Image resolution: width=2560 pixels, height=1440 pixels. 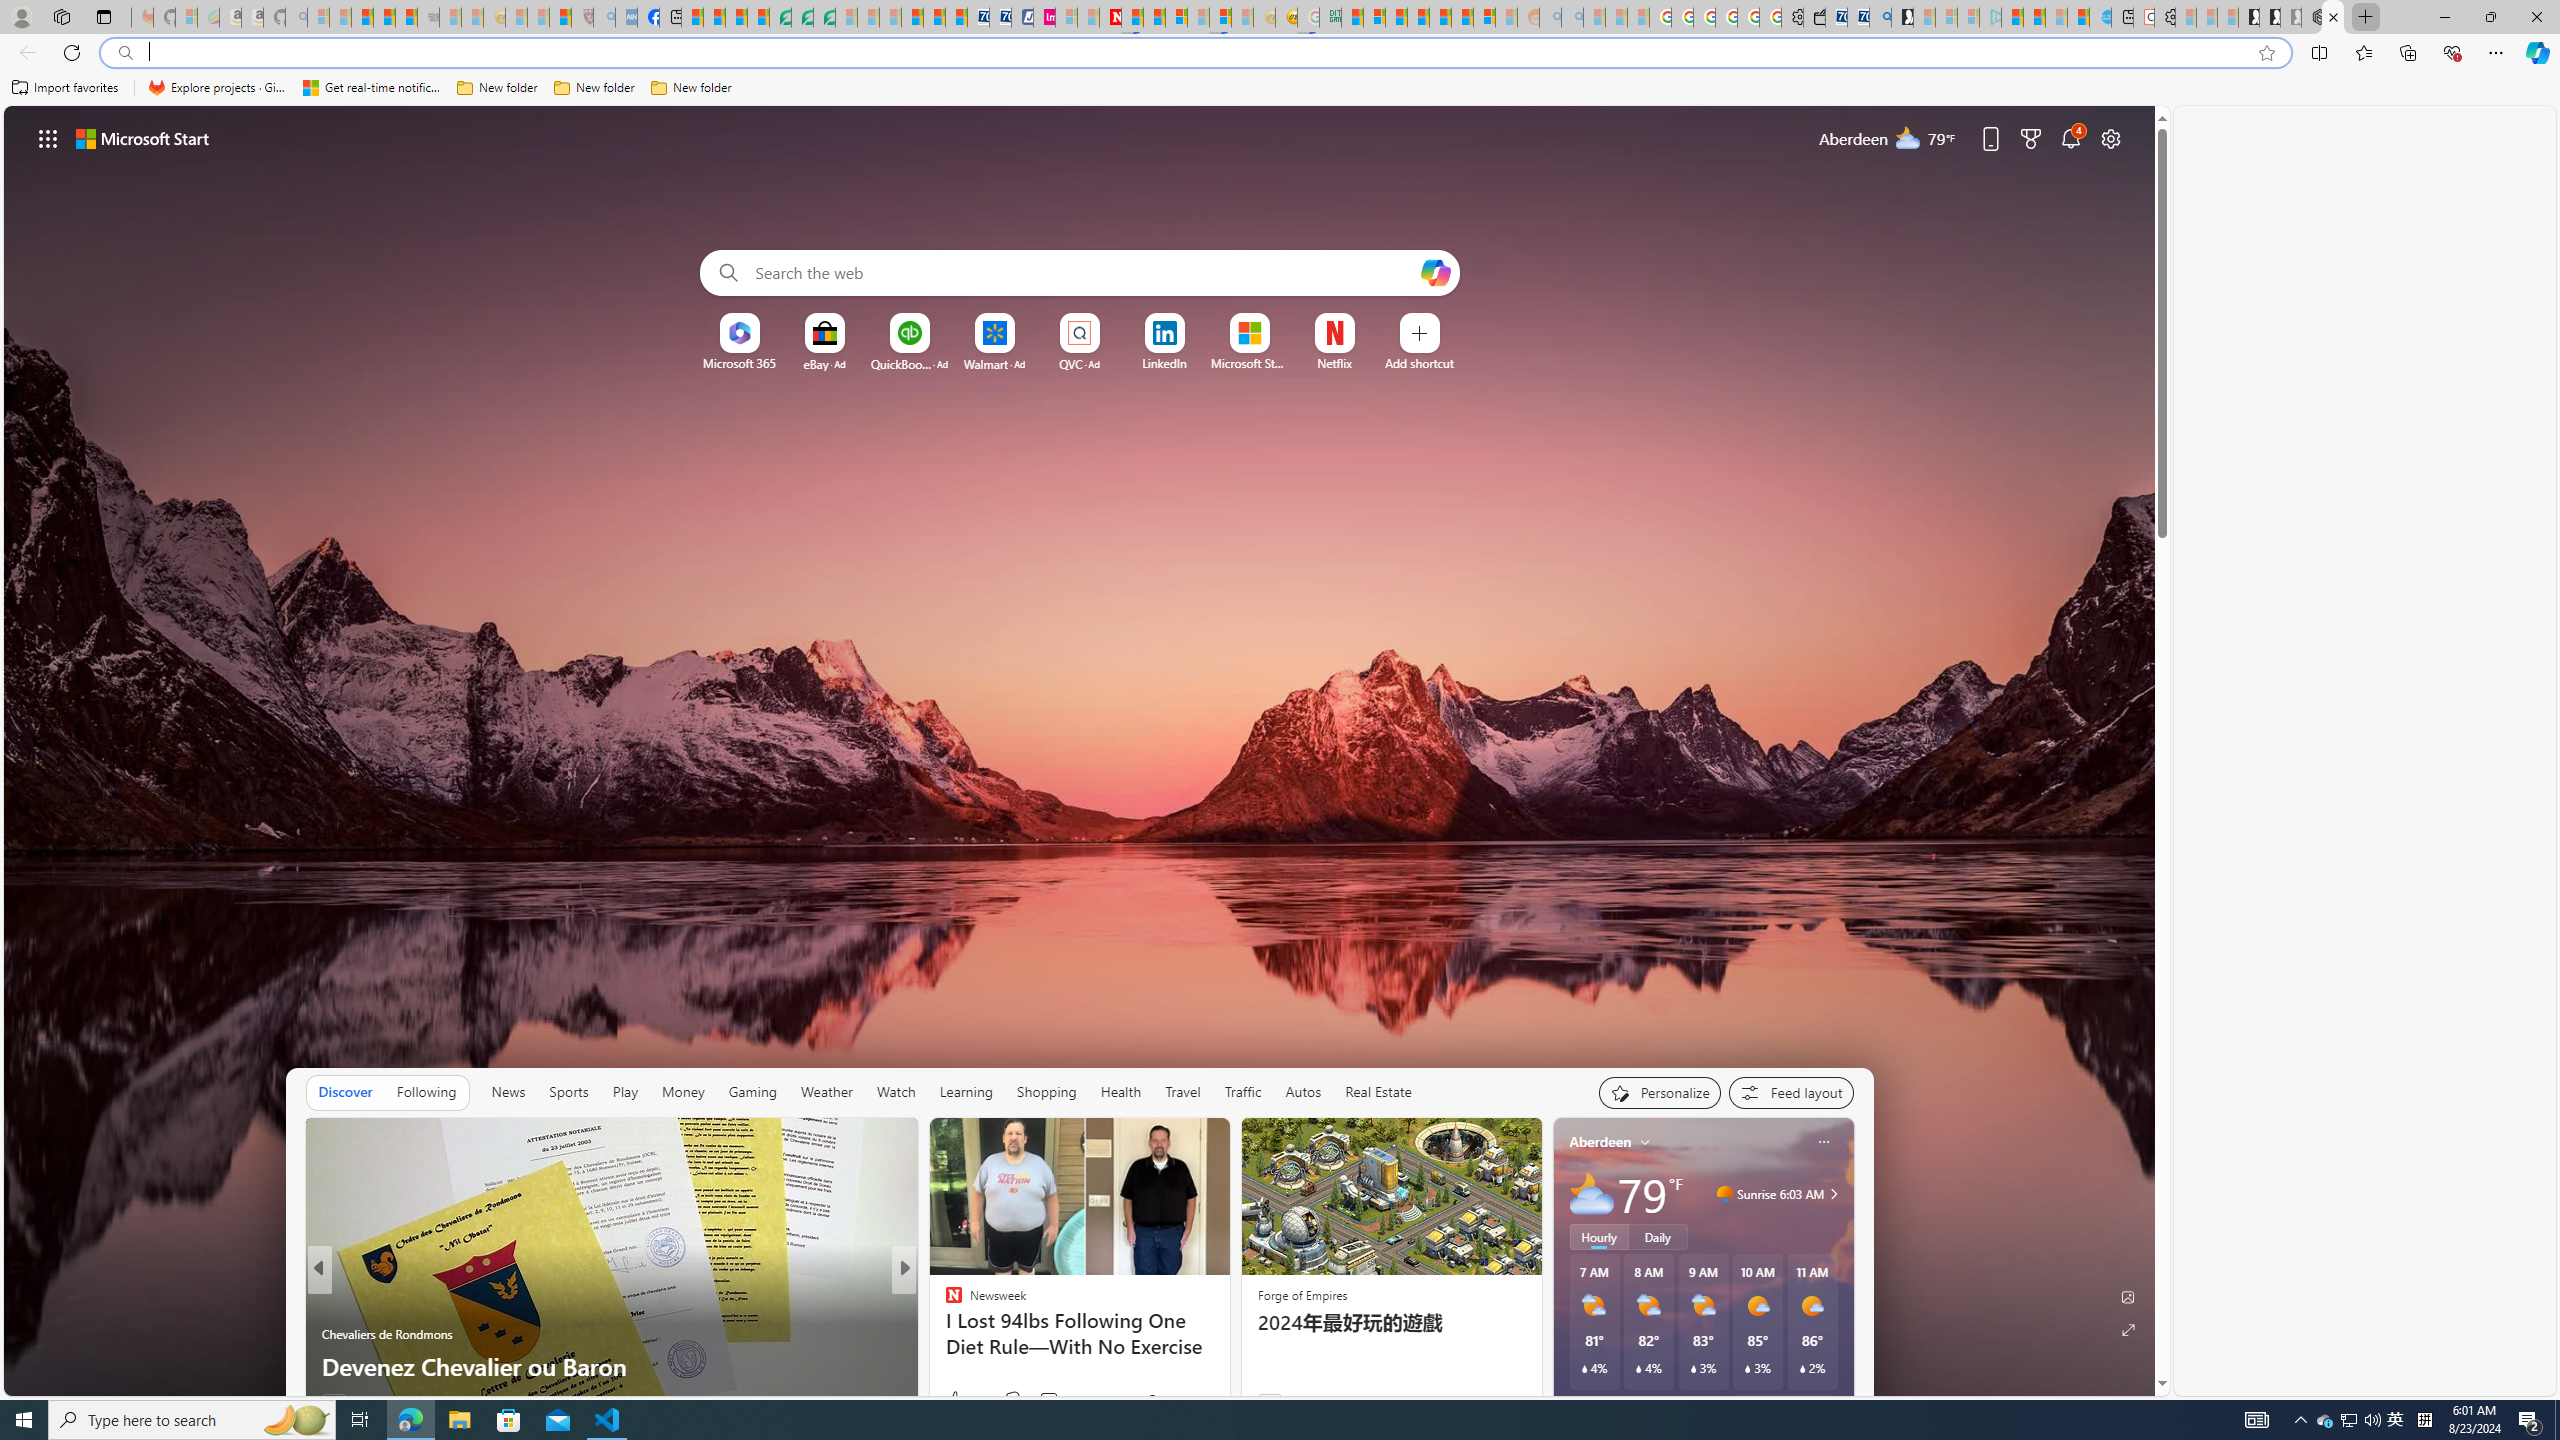 I want to click on 'Microsoft rewards', so click(x=2030, y=137).